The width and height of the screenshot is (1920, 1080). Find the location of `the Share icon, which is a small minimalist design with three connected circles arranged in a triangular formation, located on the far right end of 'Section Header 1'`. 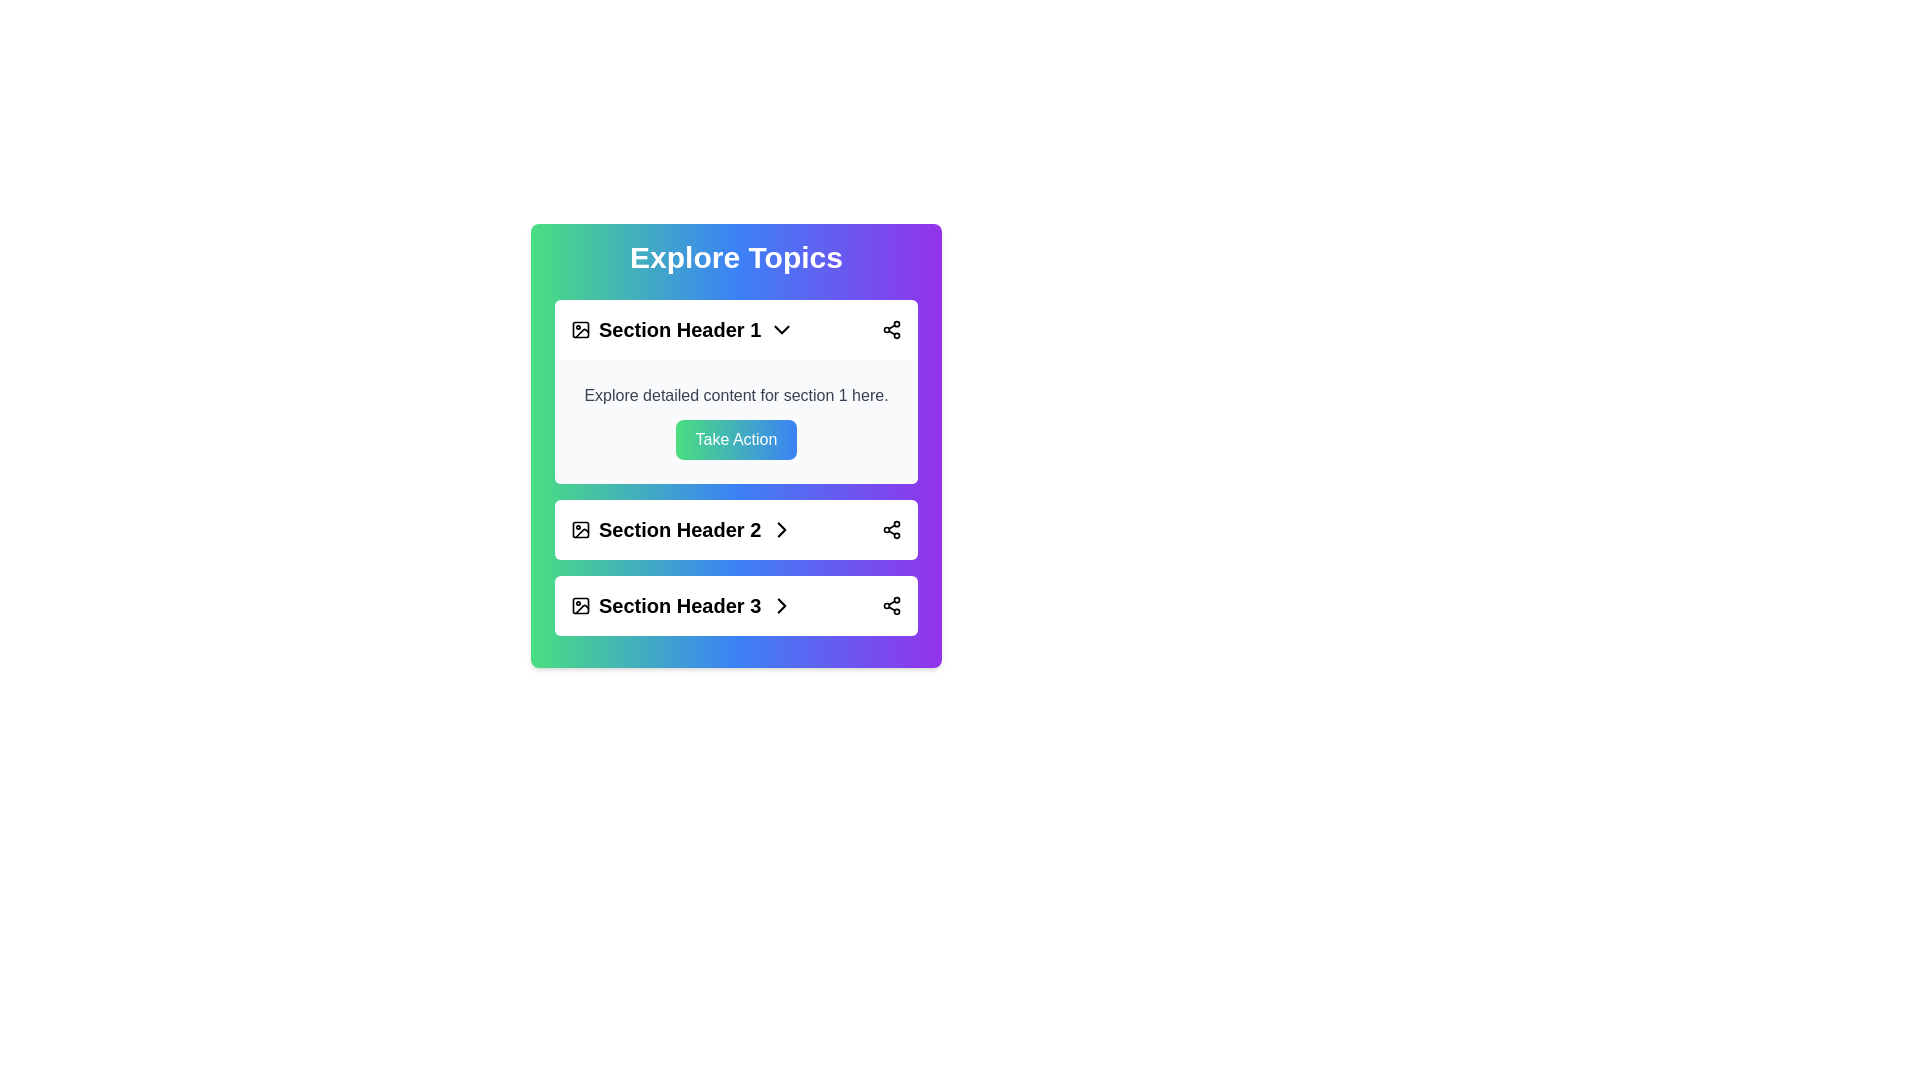

the Share icon, which is a small minimalist design with three connected circles arranged in a triangular formation, located on the far right end of 'Section Header 1' is located at coordinates (891, 329).